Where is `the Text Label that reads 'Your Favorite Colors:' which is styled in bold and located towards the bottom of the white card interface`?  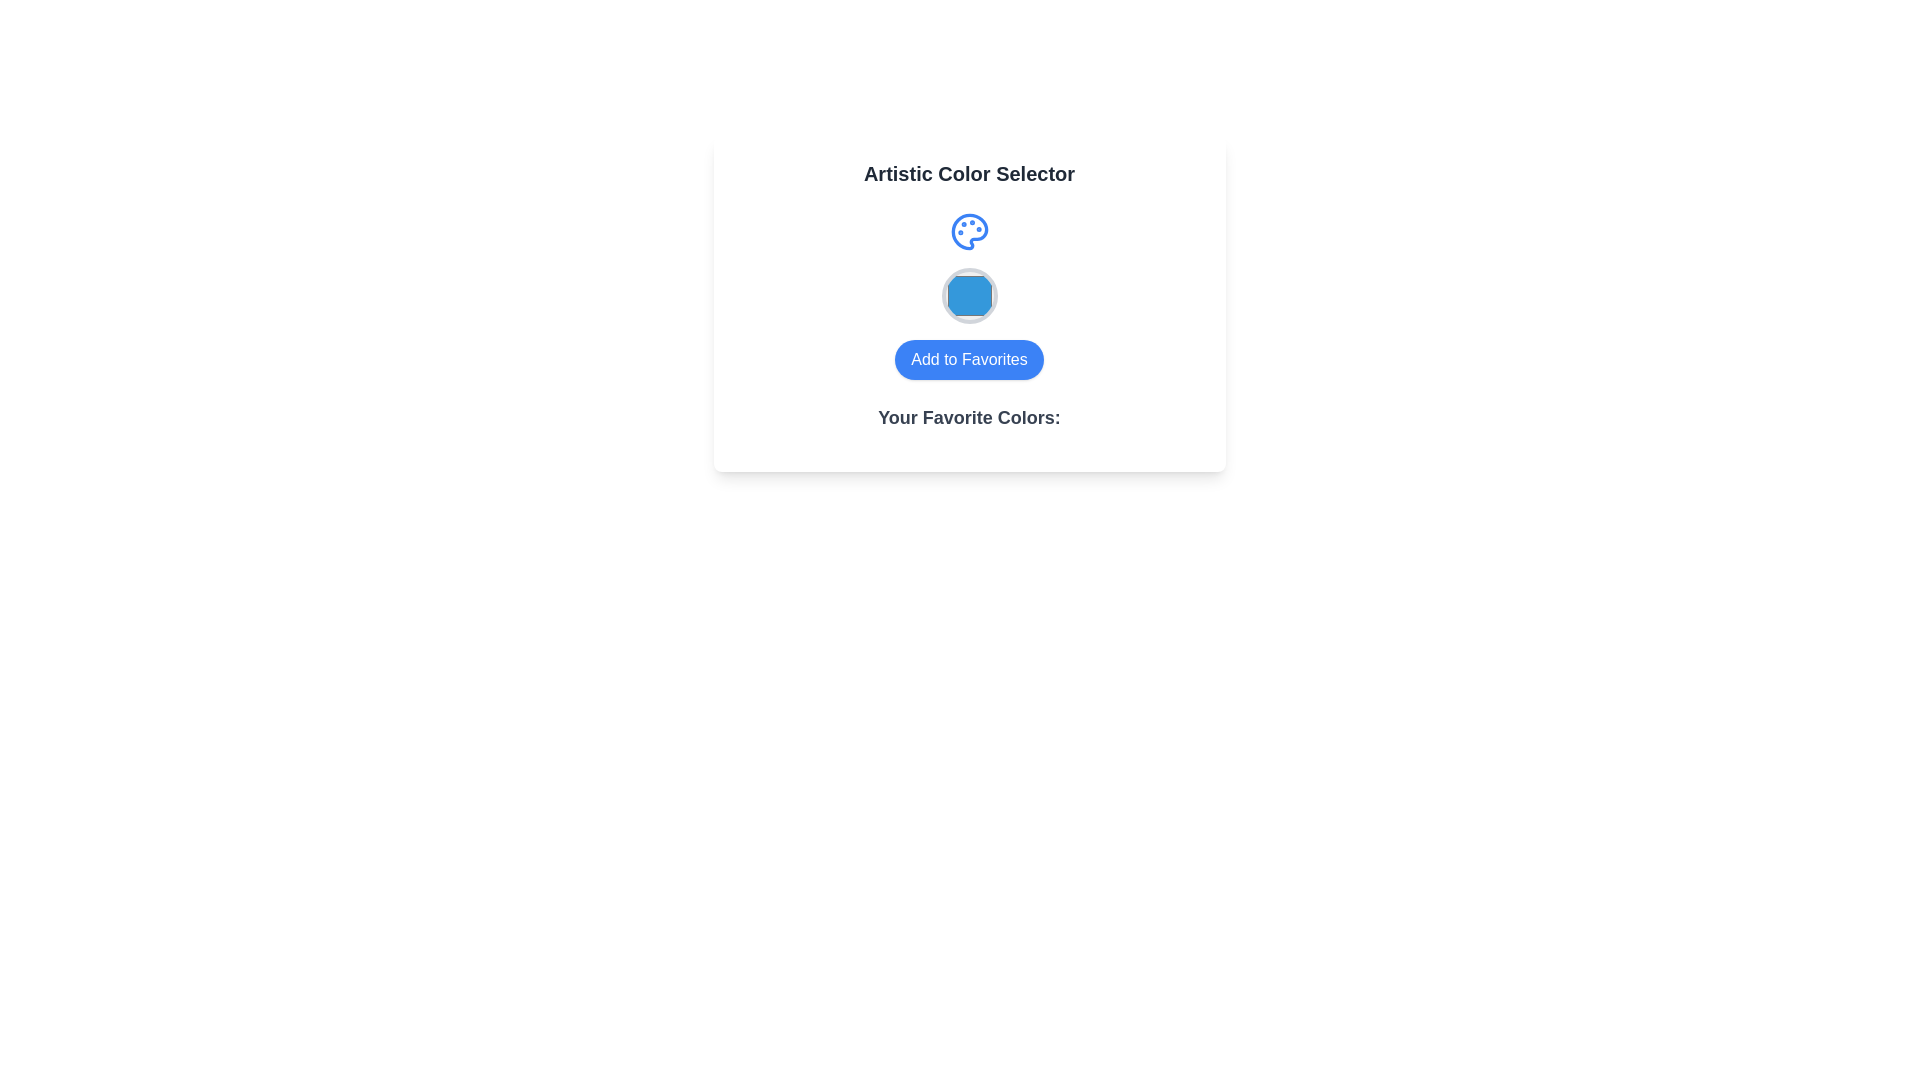
the Text Label that reads 'Your Favorite Colors:' which is styled in bold and located towards the bottom of the white card interface is located at coordinates (969, 416).